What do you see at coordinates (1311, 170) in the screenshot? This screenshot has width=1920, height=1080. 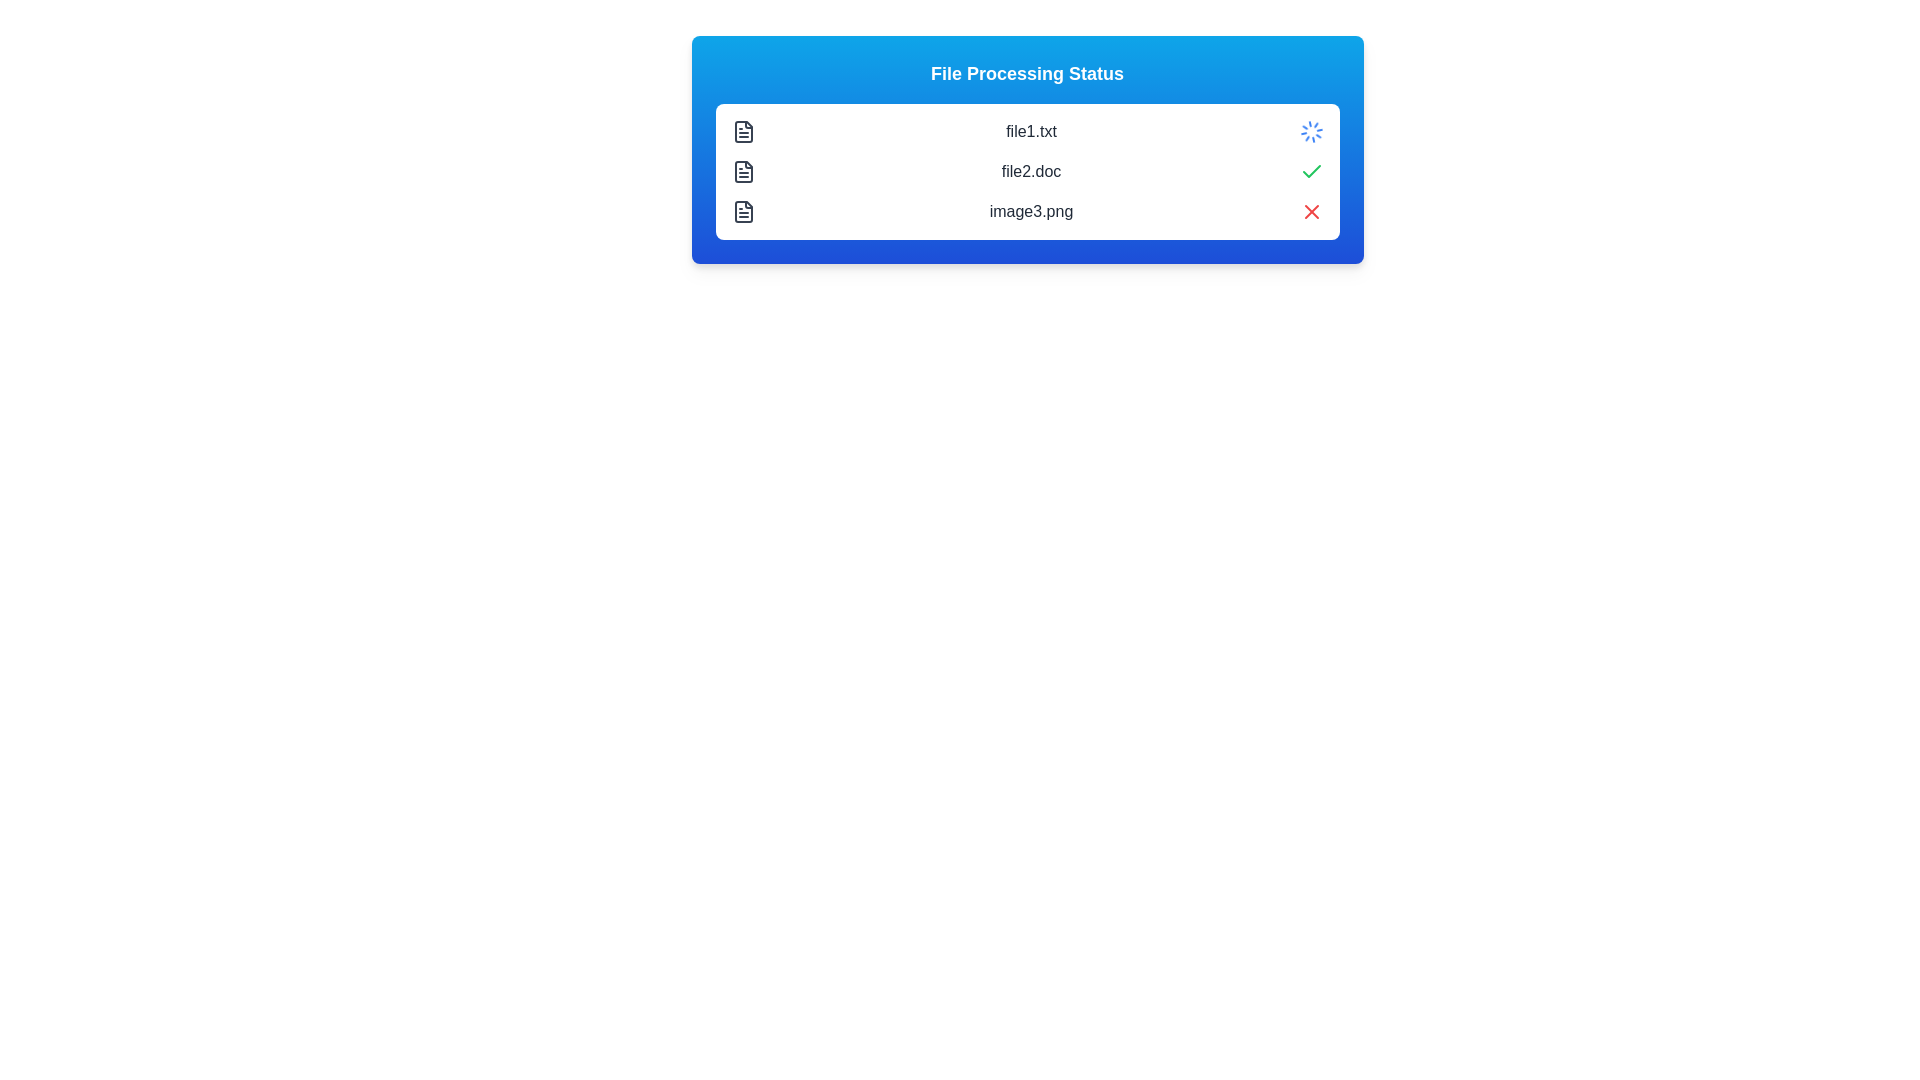 I see `the green checkmark icon indicating a completed status, located in the 'File Processing Status' component` at bounding box center [1311, 170].